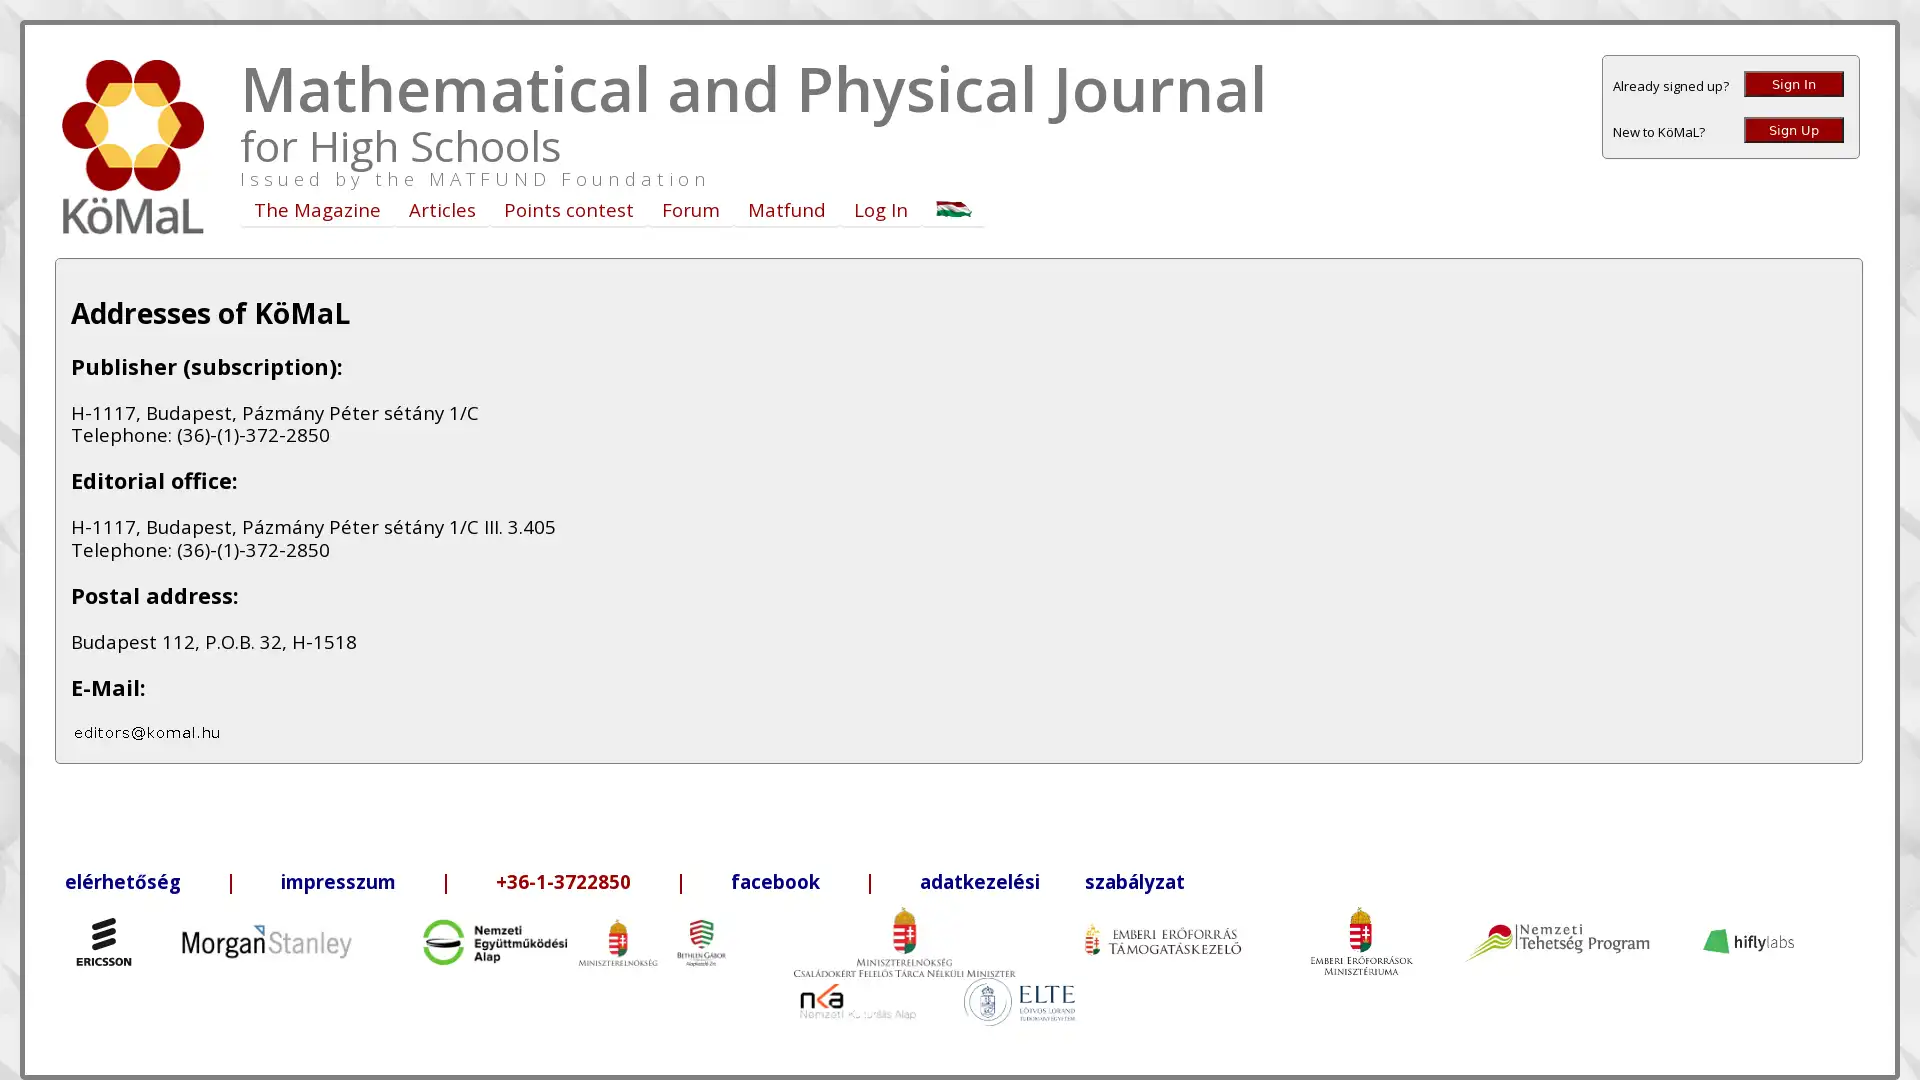 The height and width of the screenshot is (1080, 1920). I want to click on Sign Up, so click(1794, 130).